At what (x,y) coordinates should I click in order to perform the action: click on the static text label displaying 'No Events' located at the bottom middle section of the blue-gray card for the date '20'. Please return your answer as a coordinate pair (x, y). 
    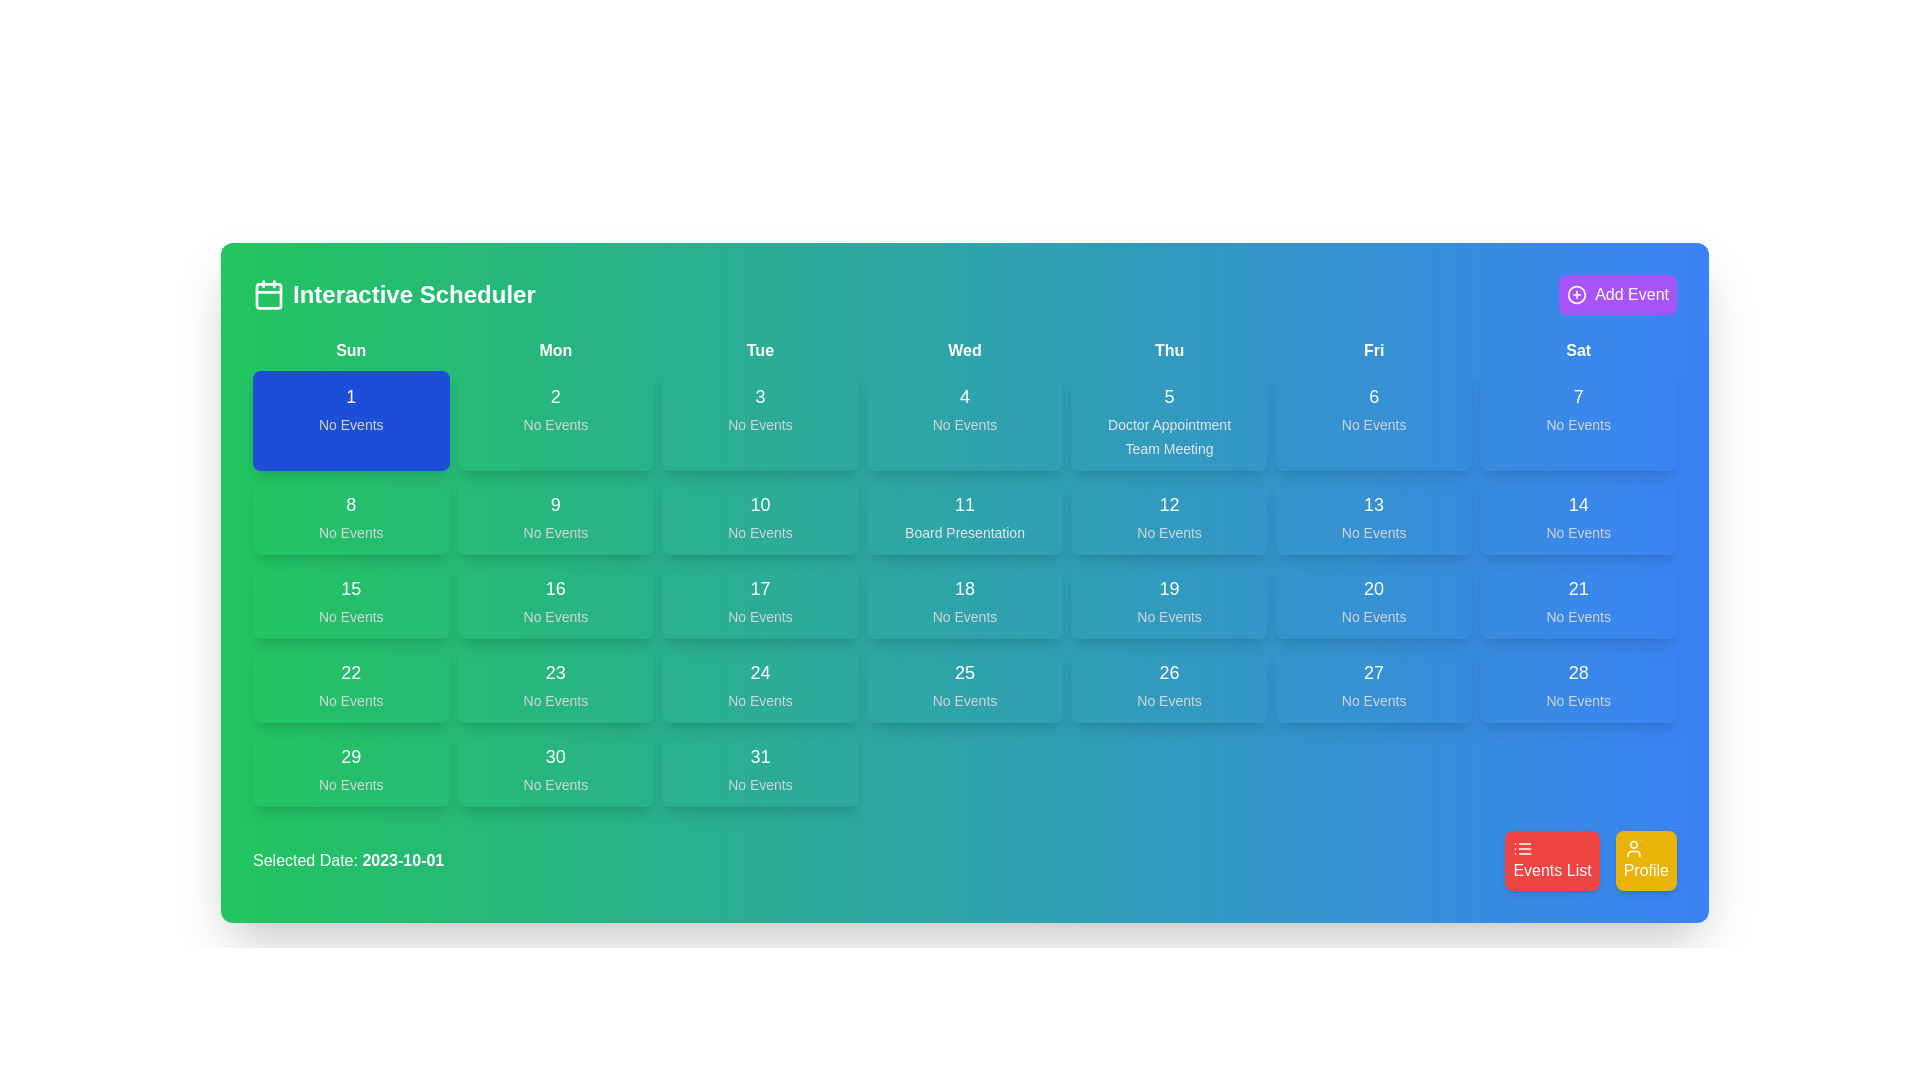
    Looking at the image, I should click on (1373, 616).